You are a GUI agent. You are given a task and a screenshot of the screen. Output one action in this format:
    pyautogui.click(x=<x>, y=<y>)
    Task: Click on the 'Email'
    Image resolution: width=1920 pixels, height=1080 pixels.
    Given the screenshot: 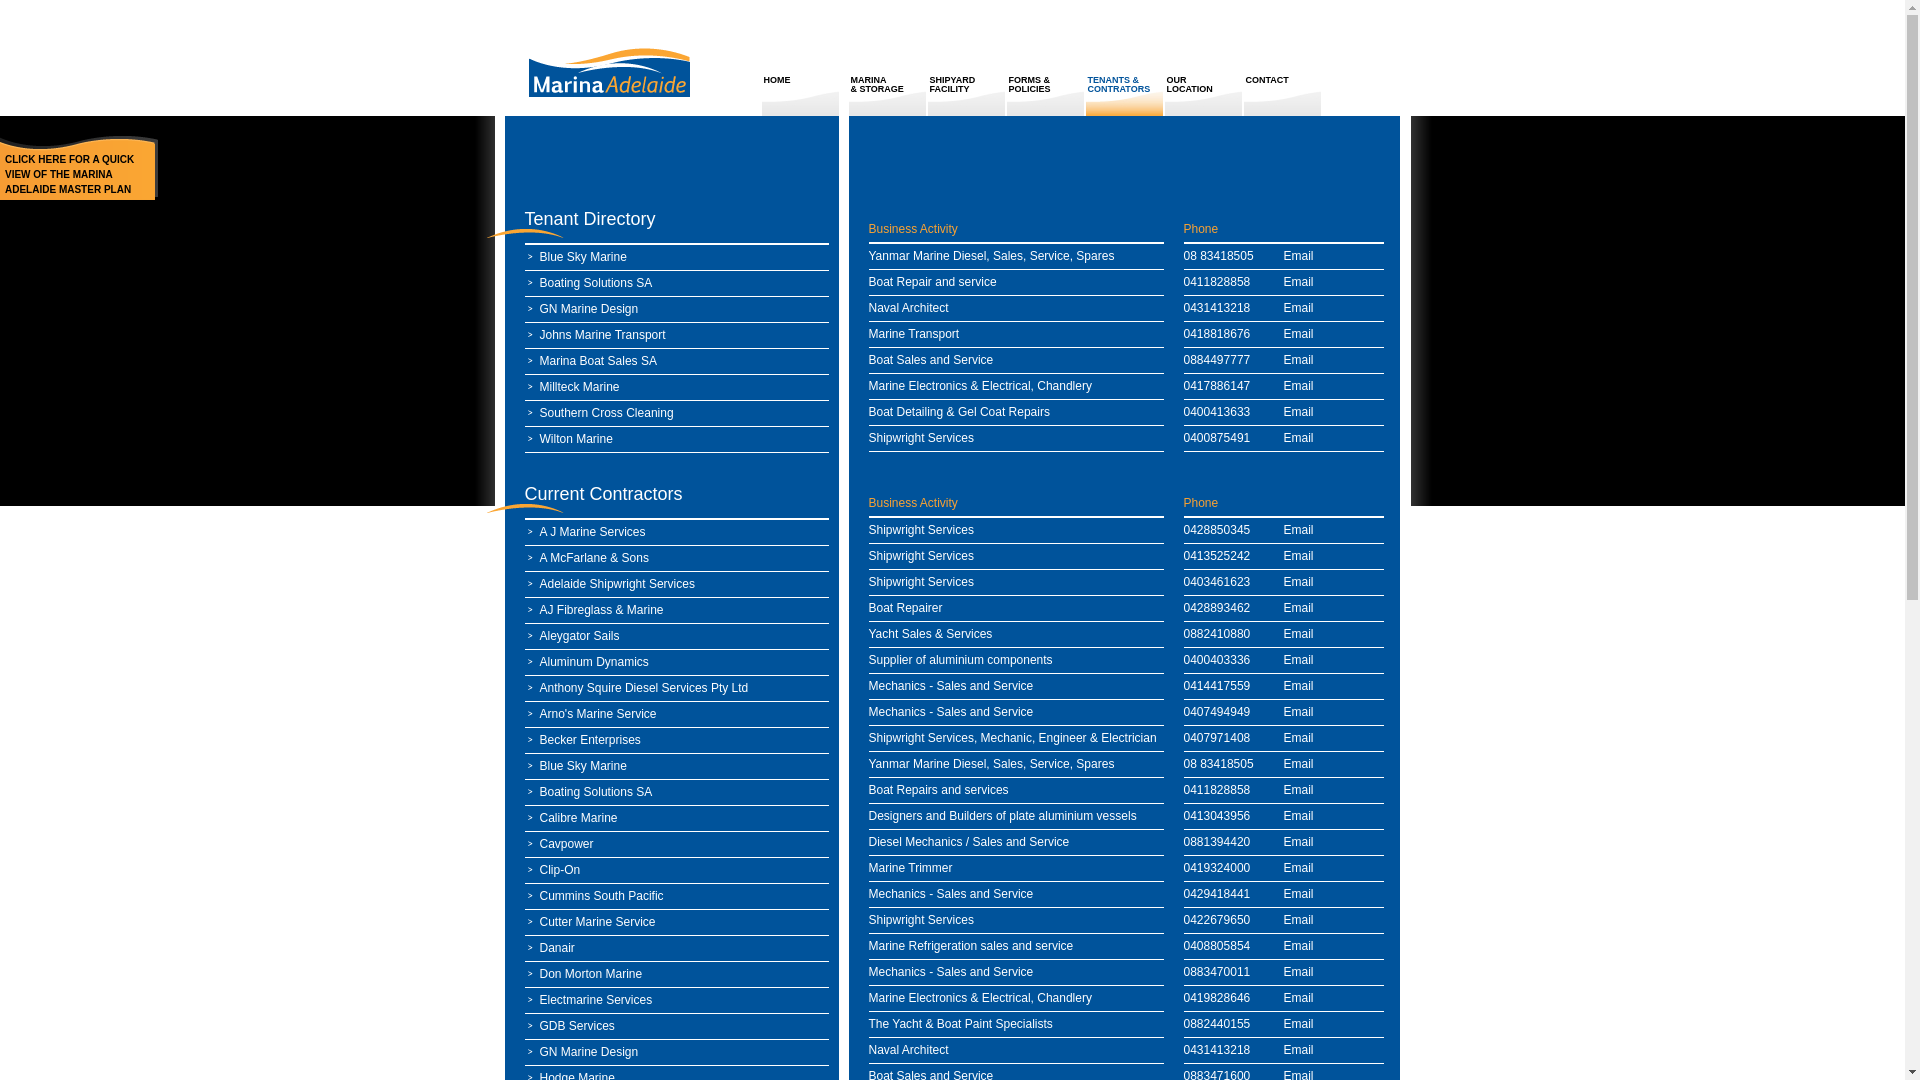 What is the action you would take?
    pyautogui.click(x=1299, y=737)
    